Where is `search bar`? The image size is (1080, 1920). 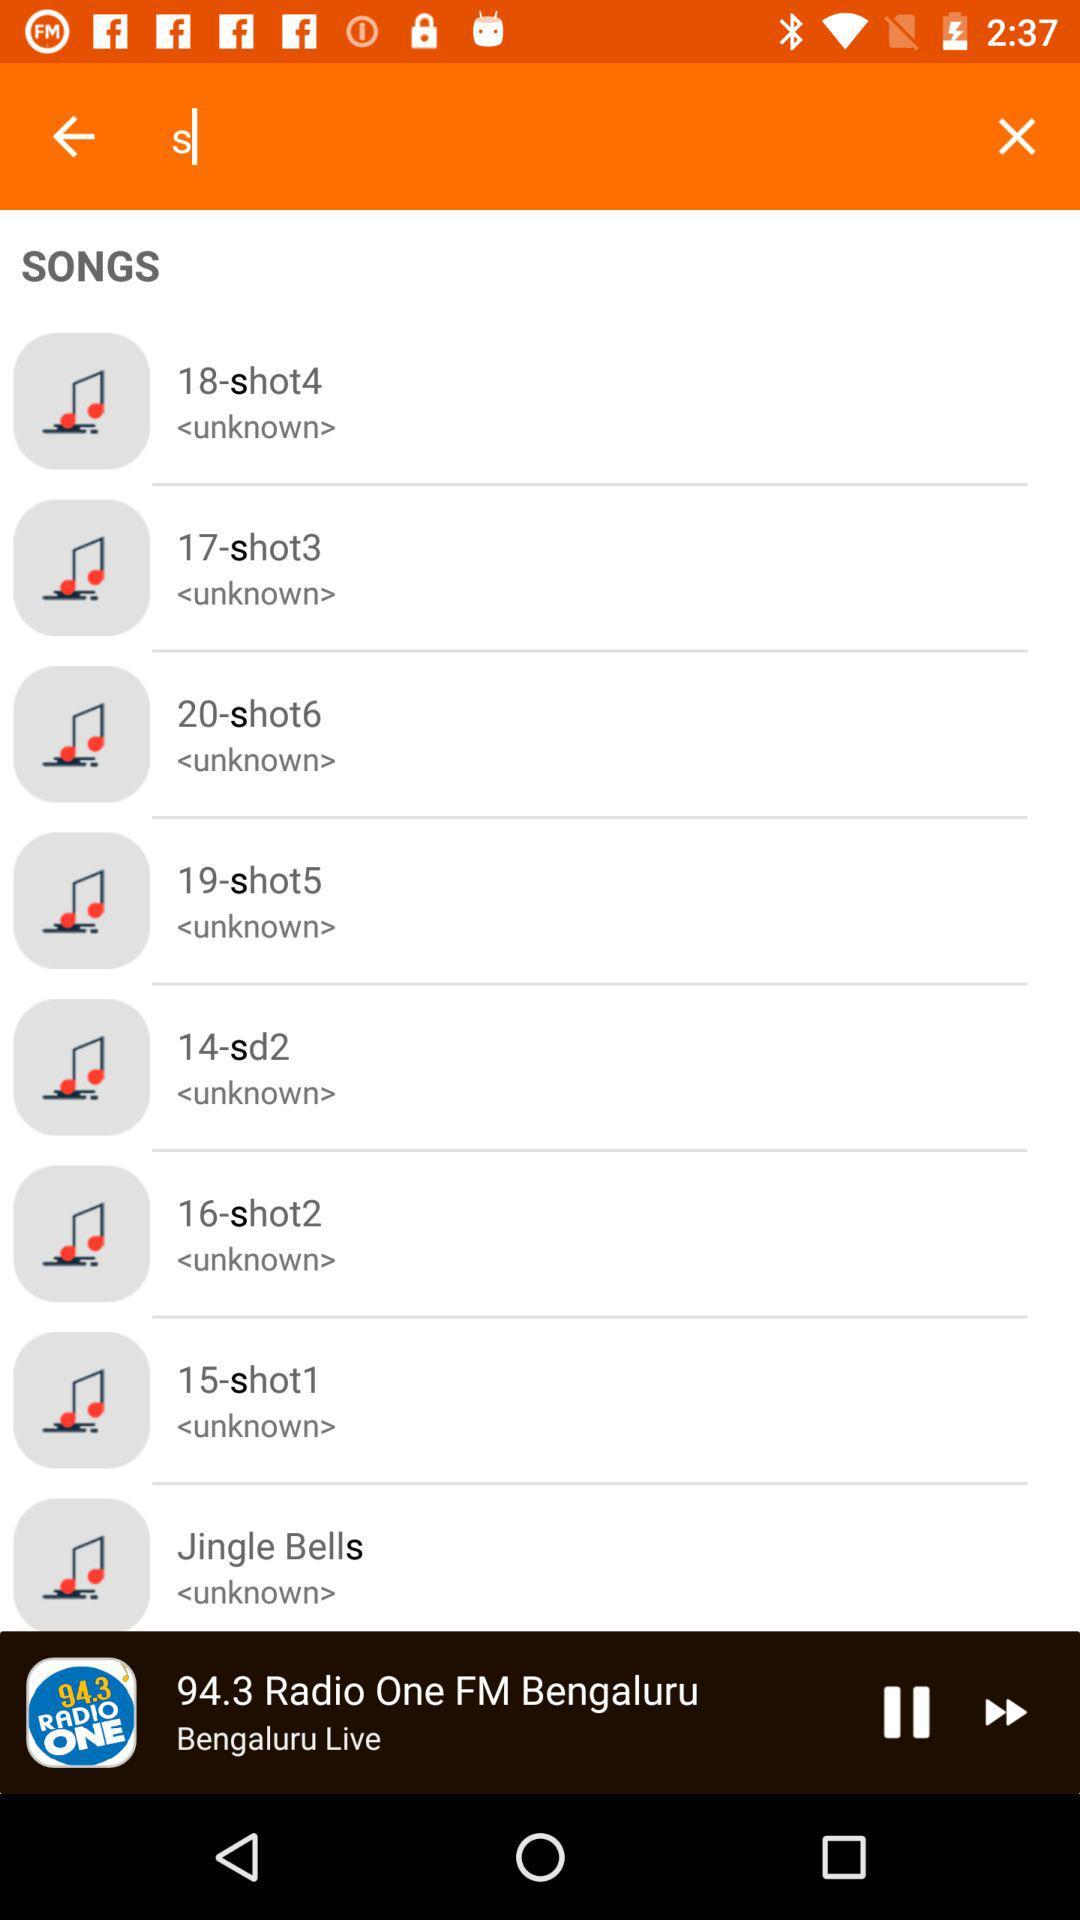 search bar is located at coordinates (561, 135).